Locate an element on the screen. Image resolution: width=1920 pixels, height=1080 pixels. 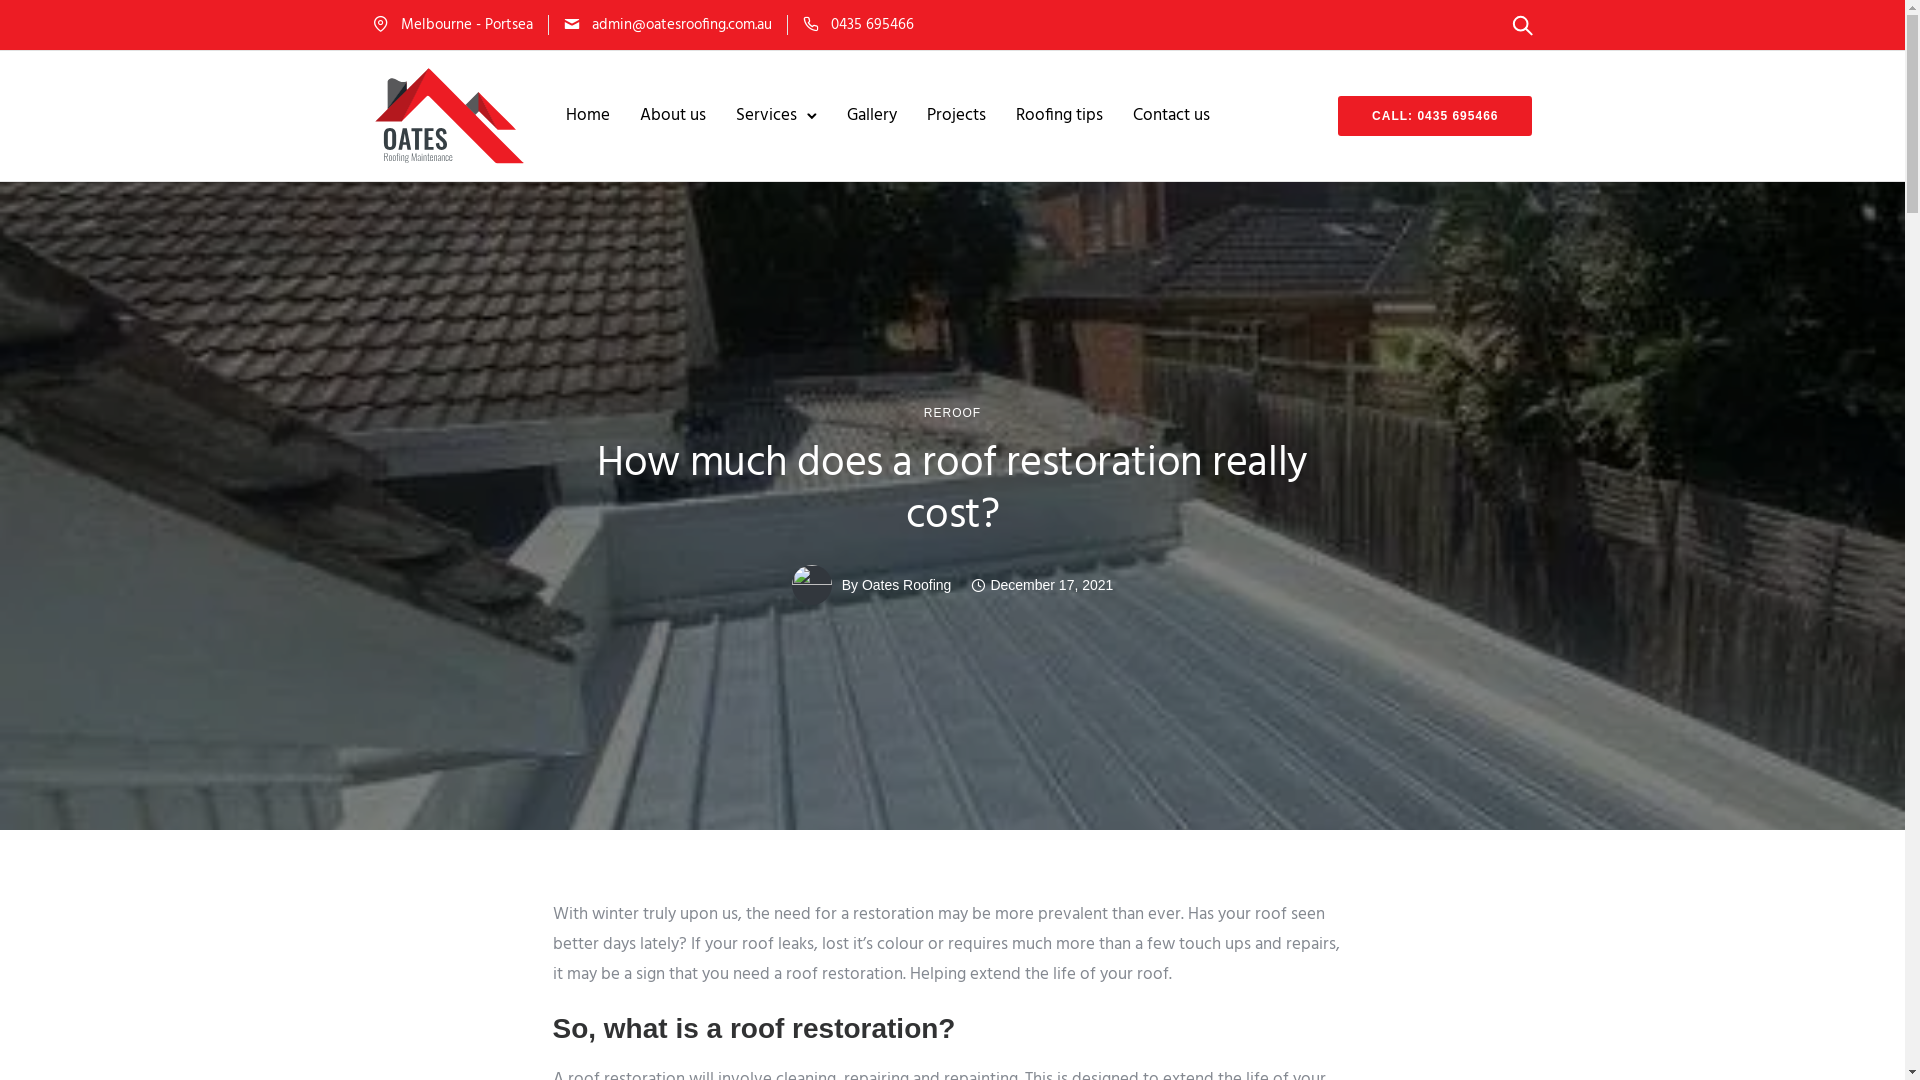
'Projects' is located at coordinates (915, 115).